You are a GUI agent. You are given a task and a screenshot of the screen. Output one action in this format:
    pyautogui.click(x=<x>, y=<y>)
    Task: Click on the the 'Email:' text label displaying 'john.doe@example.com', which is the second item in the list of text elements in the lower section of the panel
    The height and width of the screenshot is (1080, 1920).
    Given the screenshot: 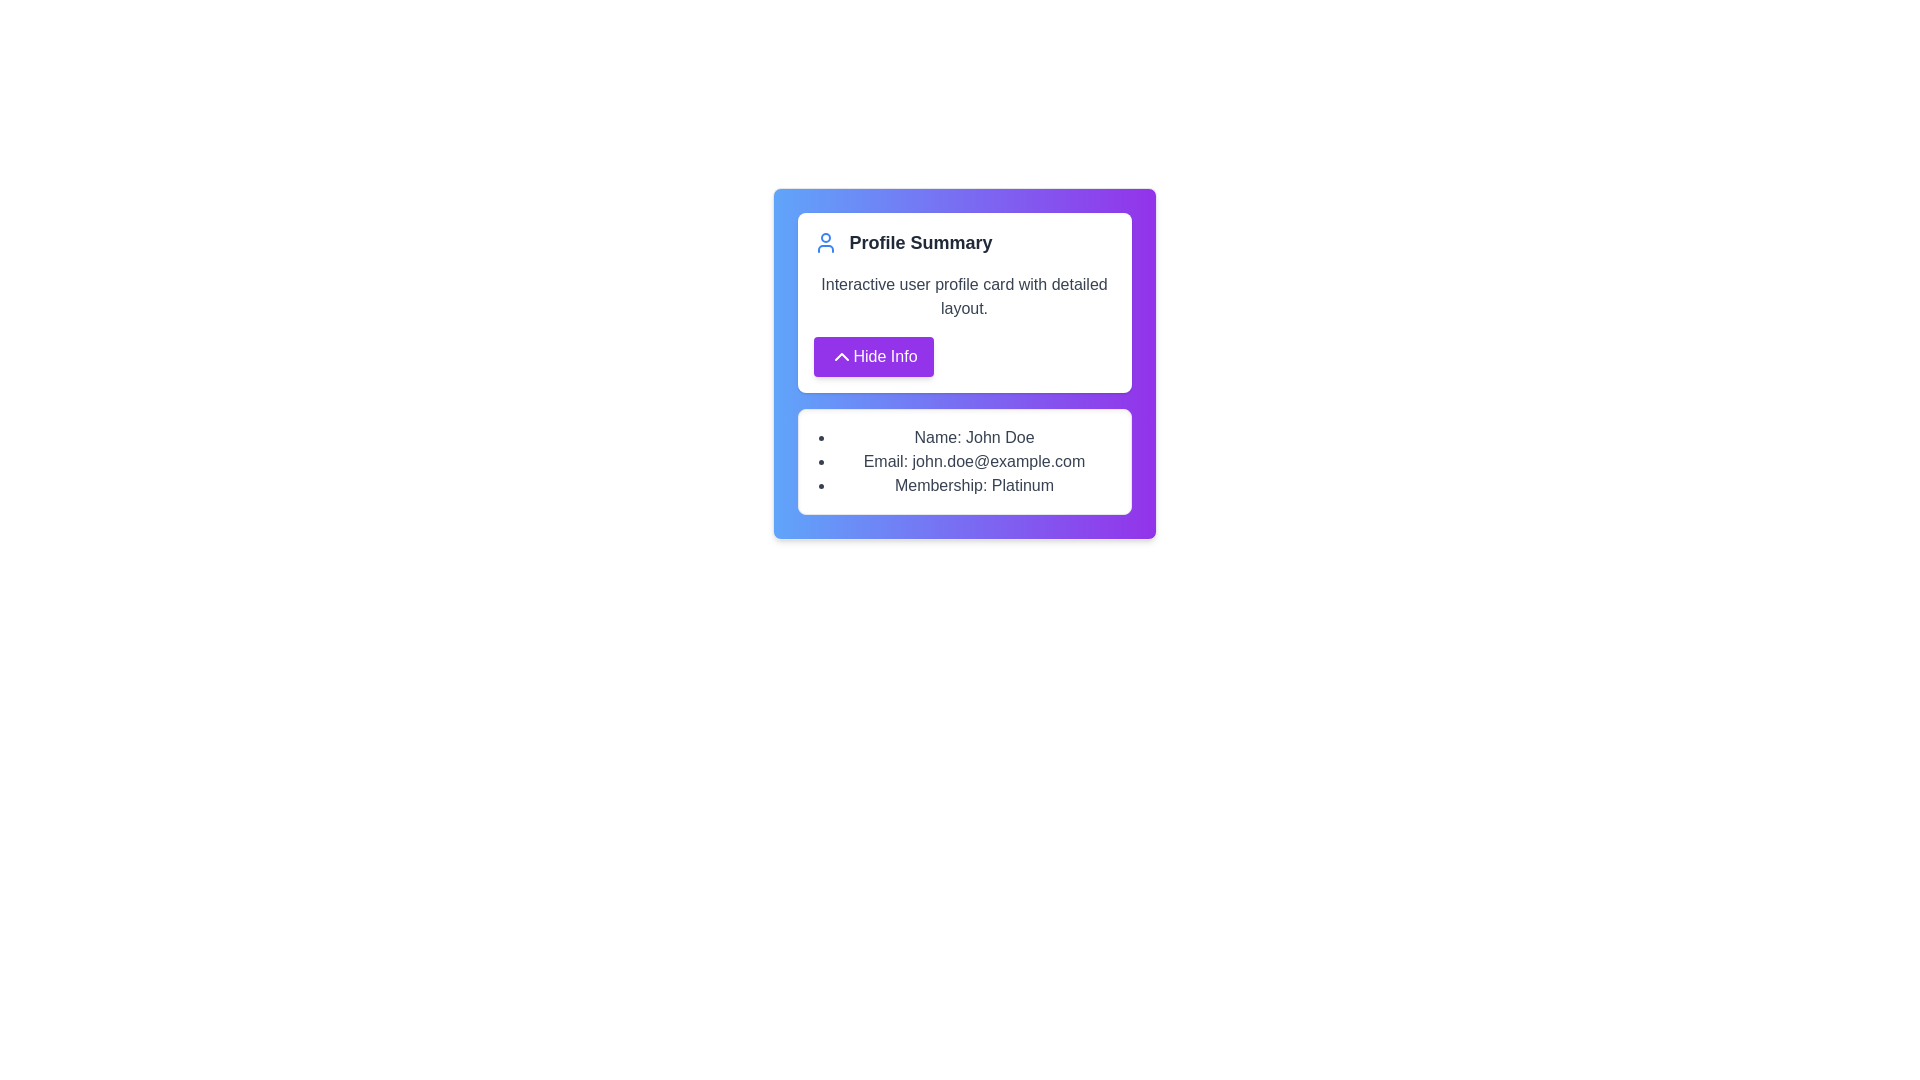 What is the action you would take?
    pyautogui.click(x=974, y=462)
    